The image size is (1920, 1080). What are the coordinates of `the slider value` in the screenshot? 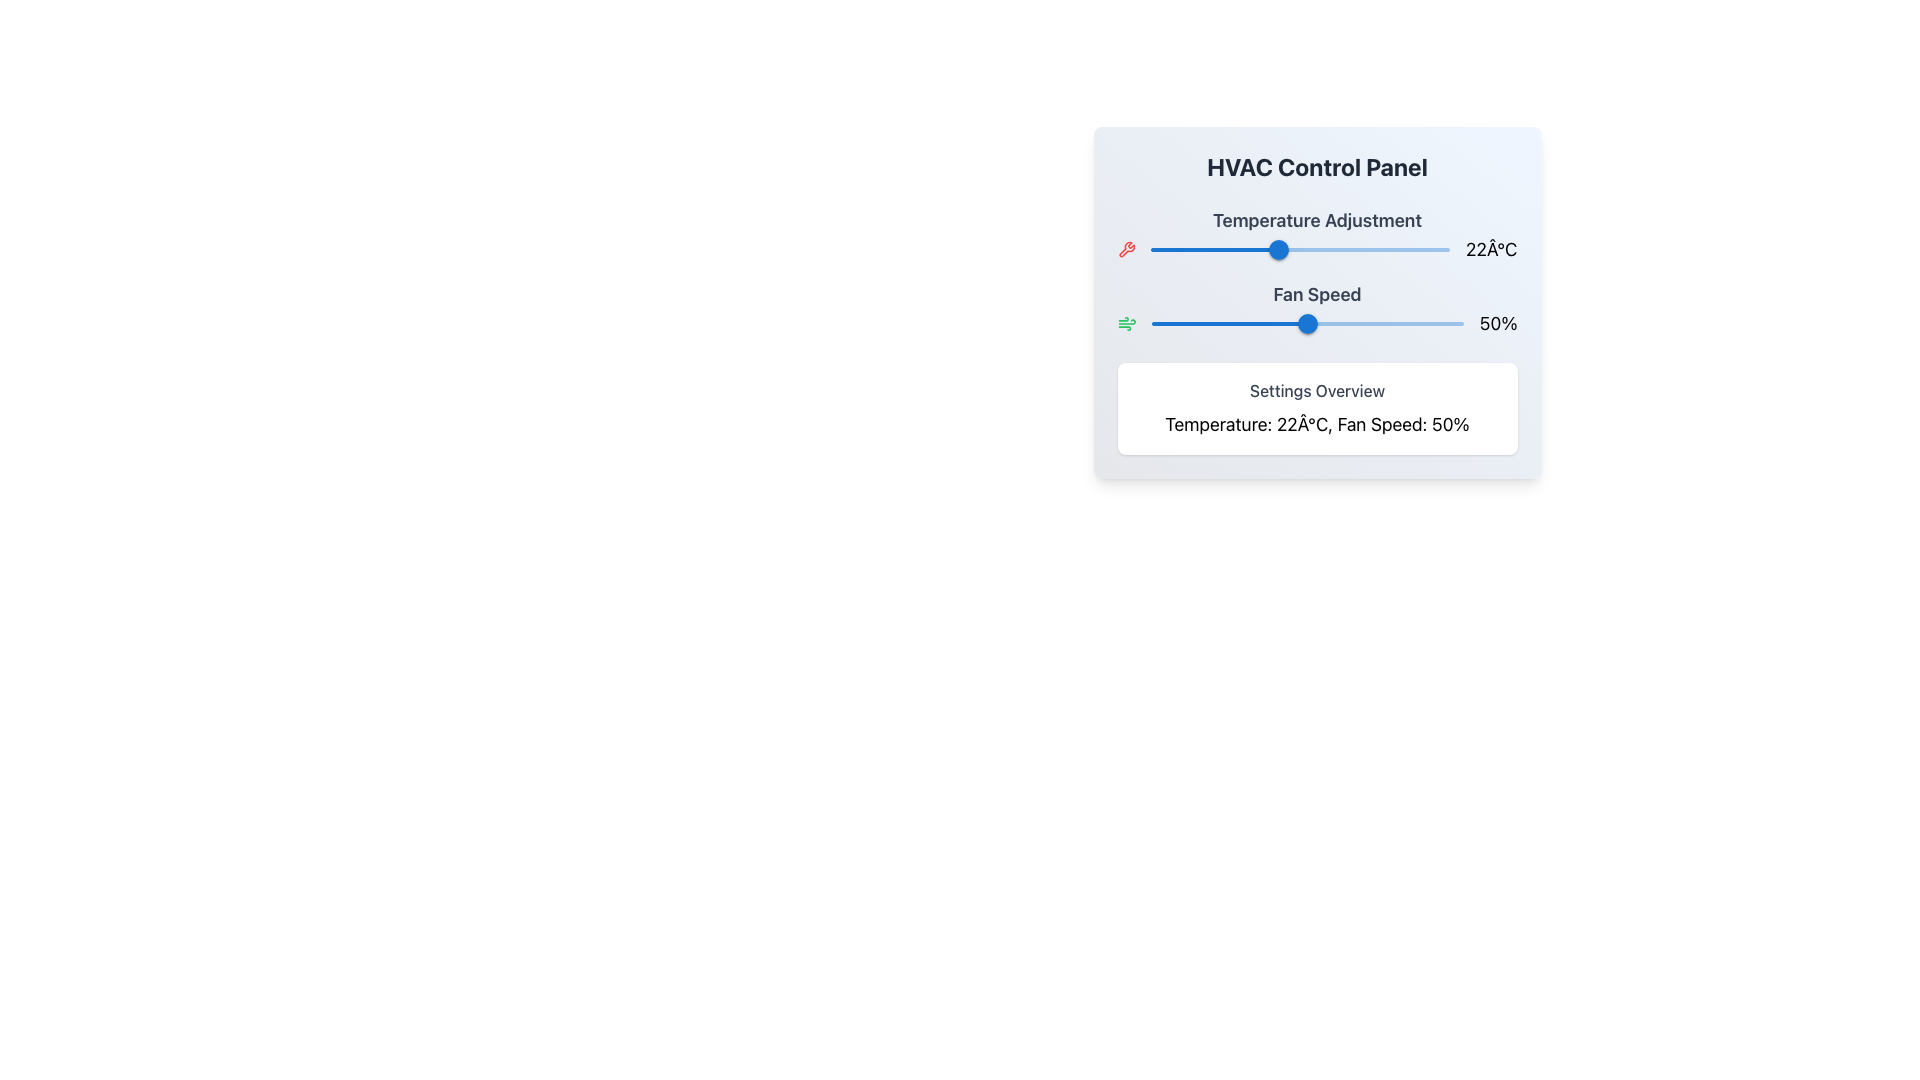 It's located at (1199, 323).